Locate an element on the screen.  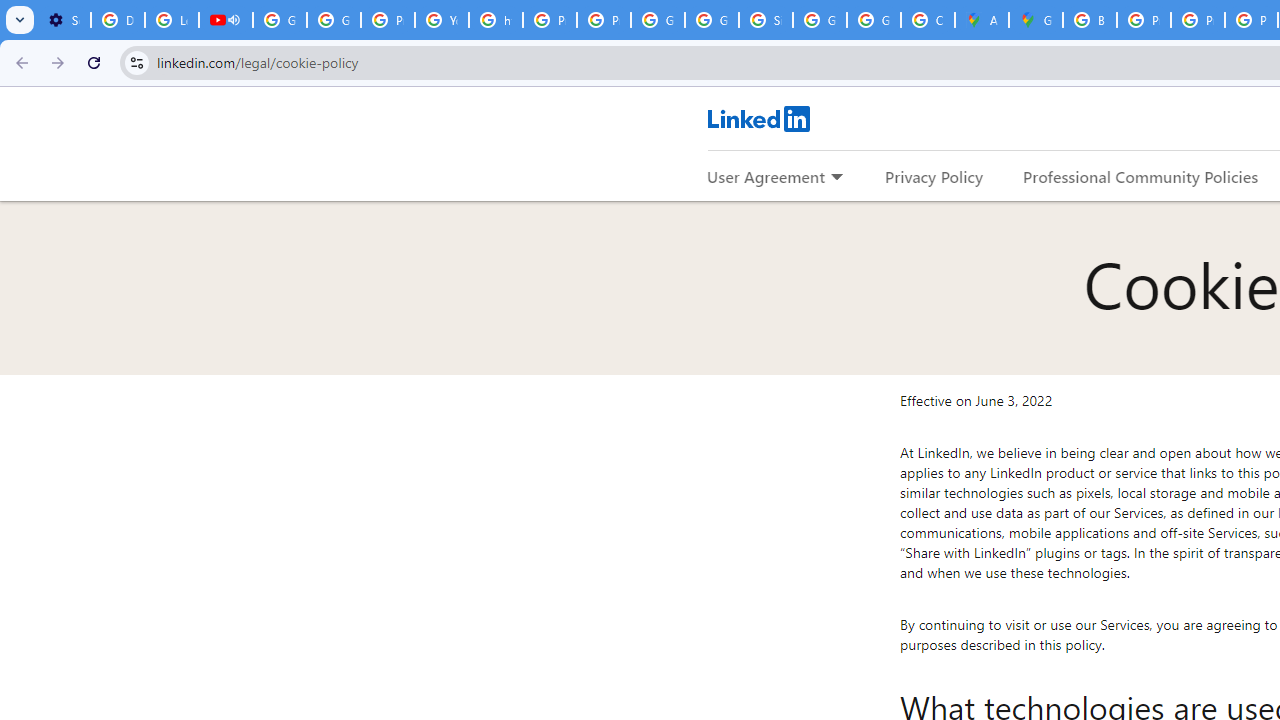
'Google Maps' is located at coordinates (1036, 20).